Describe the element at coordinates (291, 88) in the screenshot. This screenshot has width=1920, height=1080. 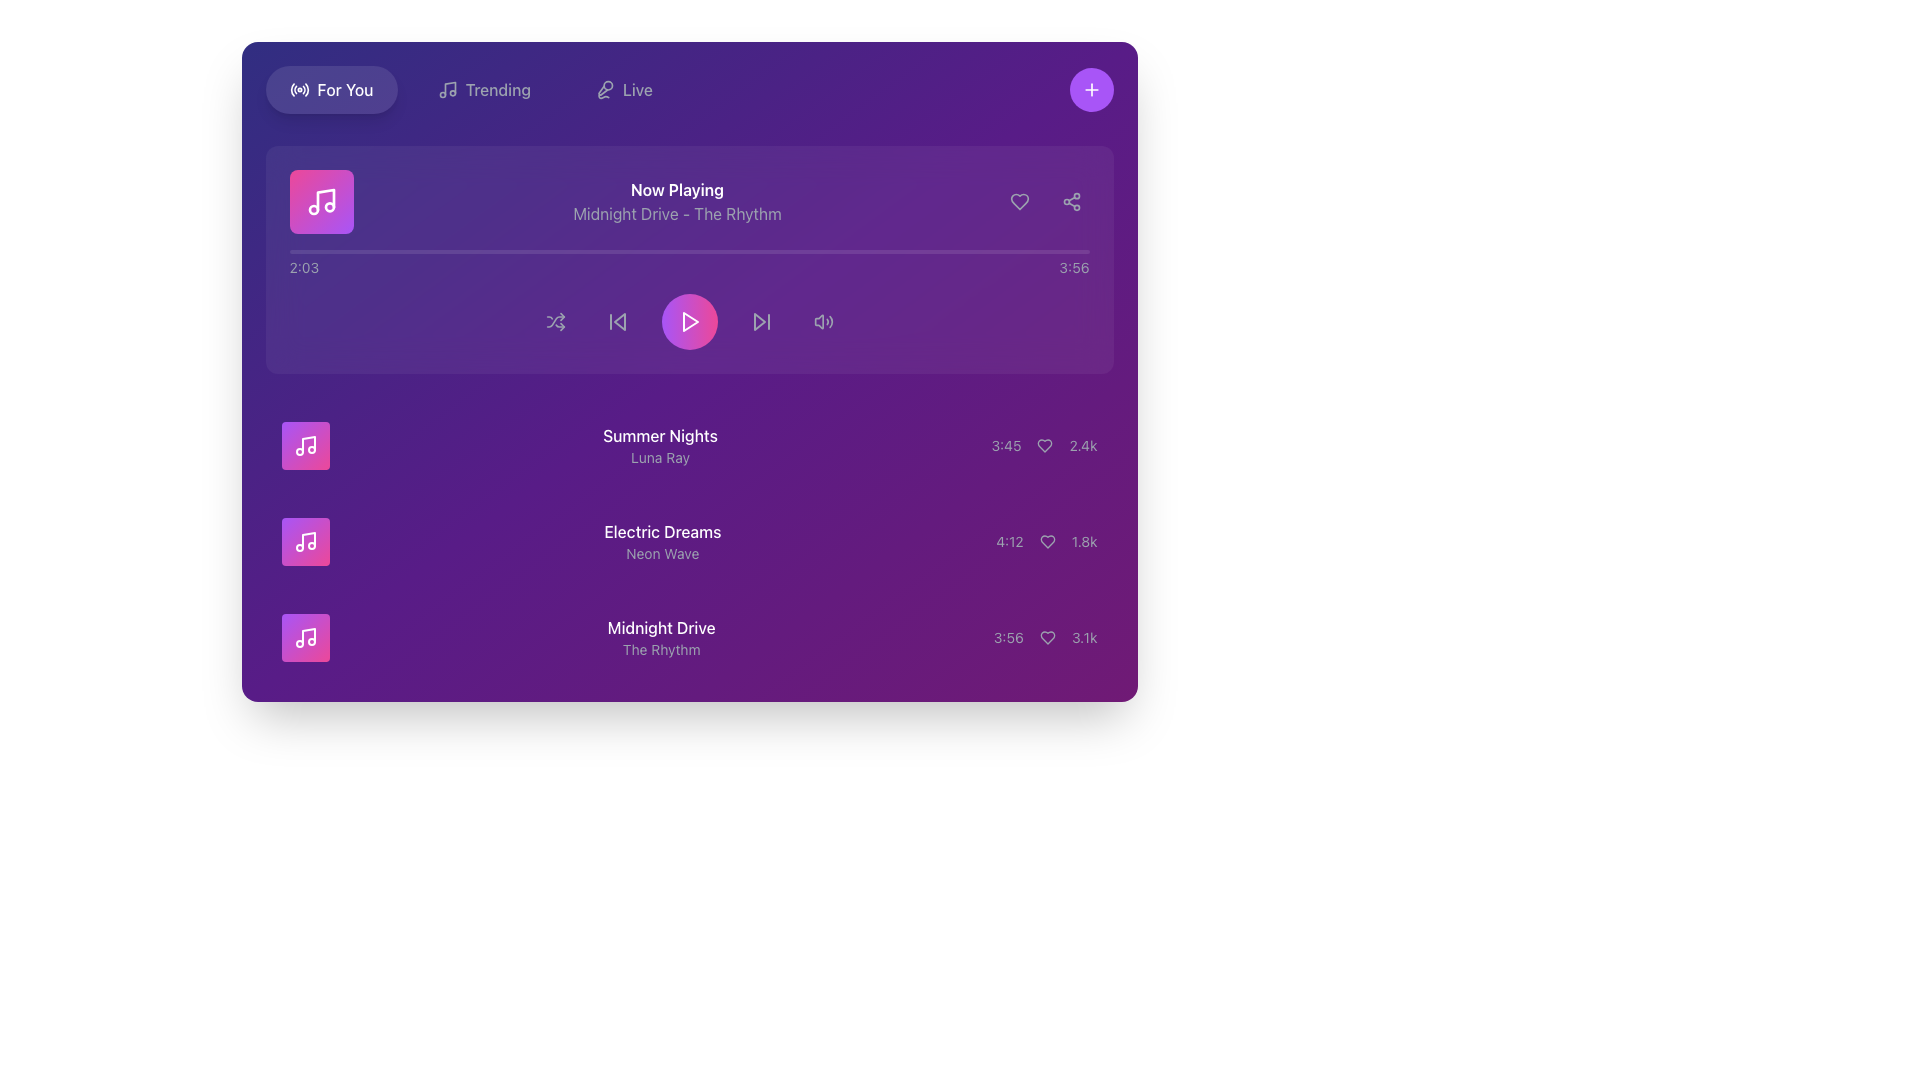
I see `the leftmost outer arc of the curved line segment in the upper left section of the interface, which is part of a circular vector graphic` at that location.